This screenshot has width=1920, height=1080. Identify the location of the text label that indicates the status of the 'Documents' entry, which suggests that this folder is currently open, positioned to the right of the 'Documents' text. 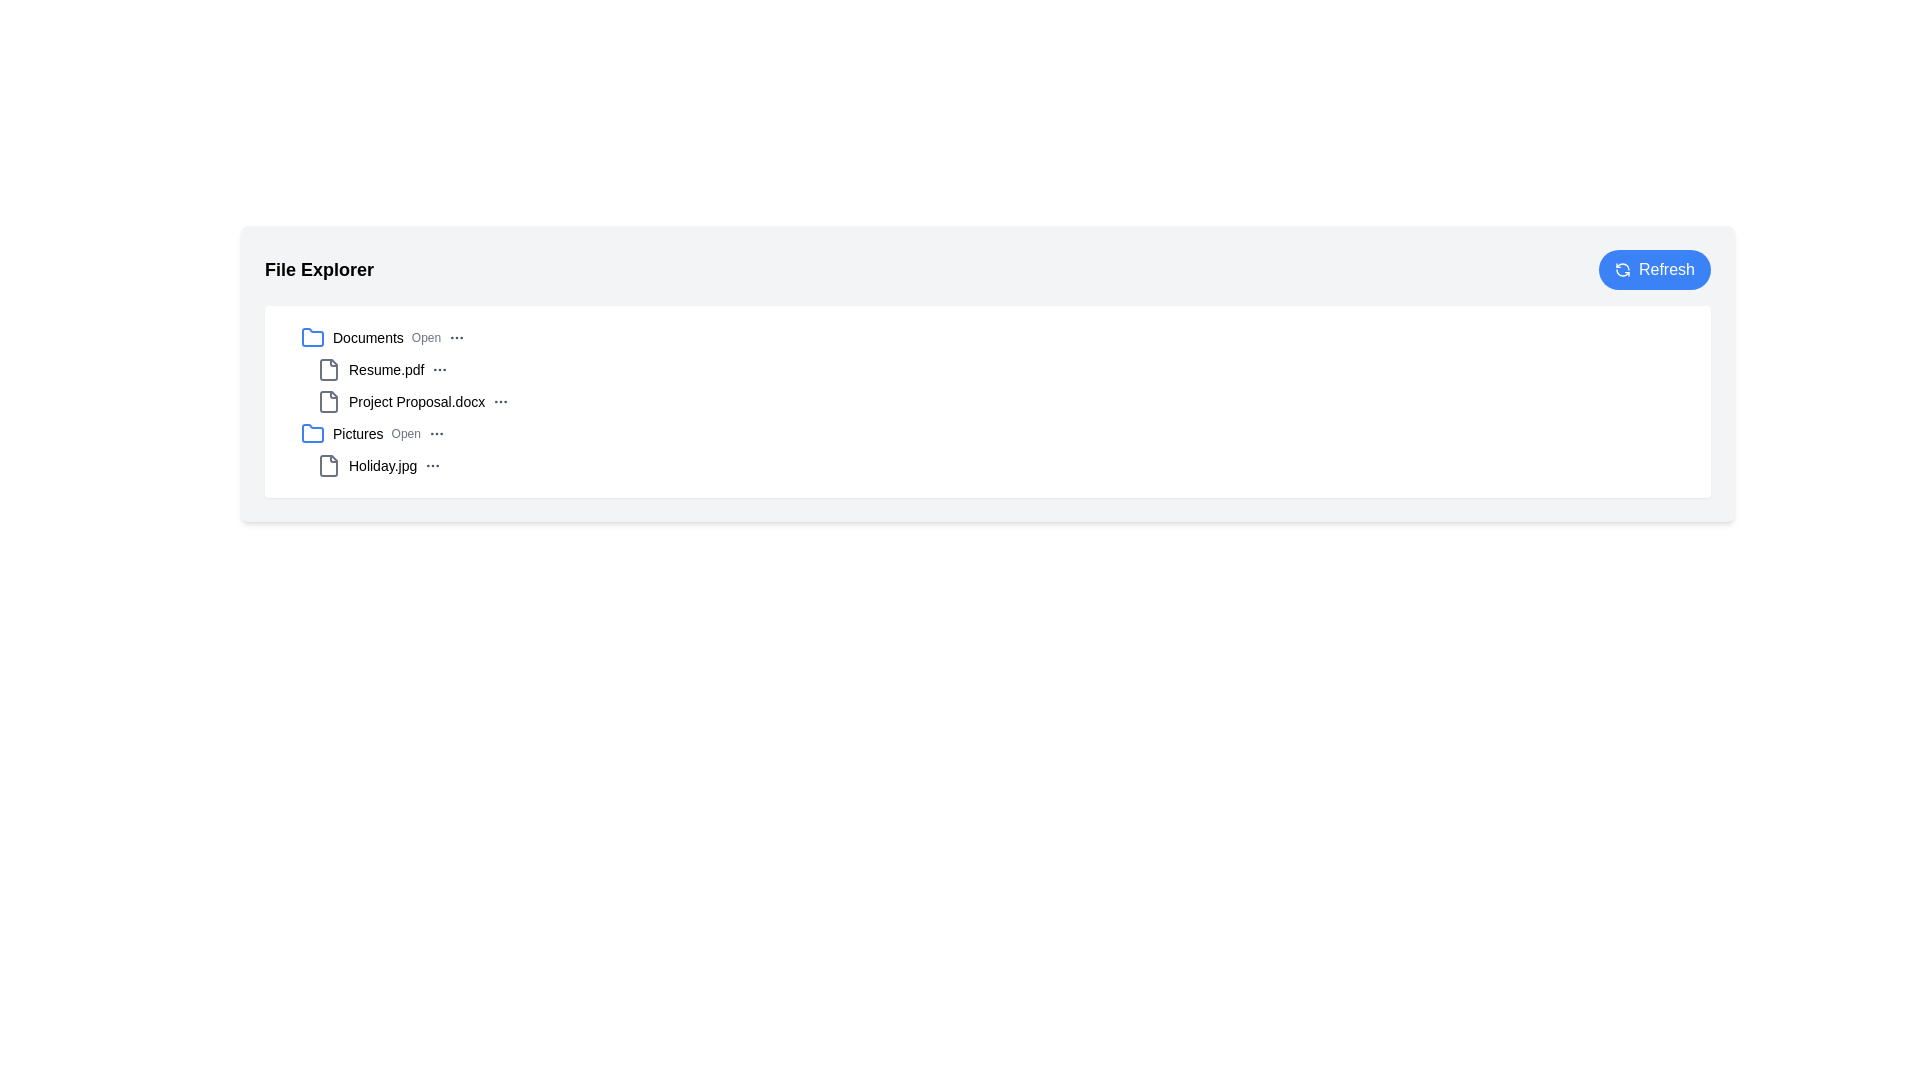
(425, 337).